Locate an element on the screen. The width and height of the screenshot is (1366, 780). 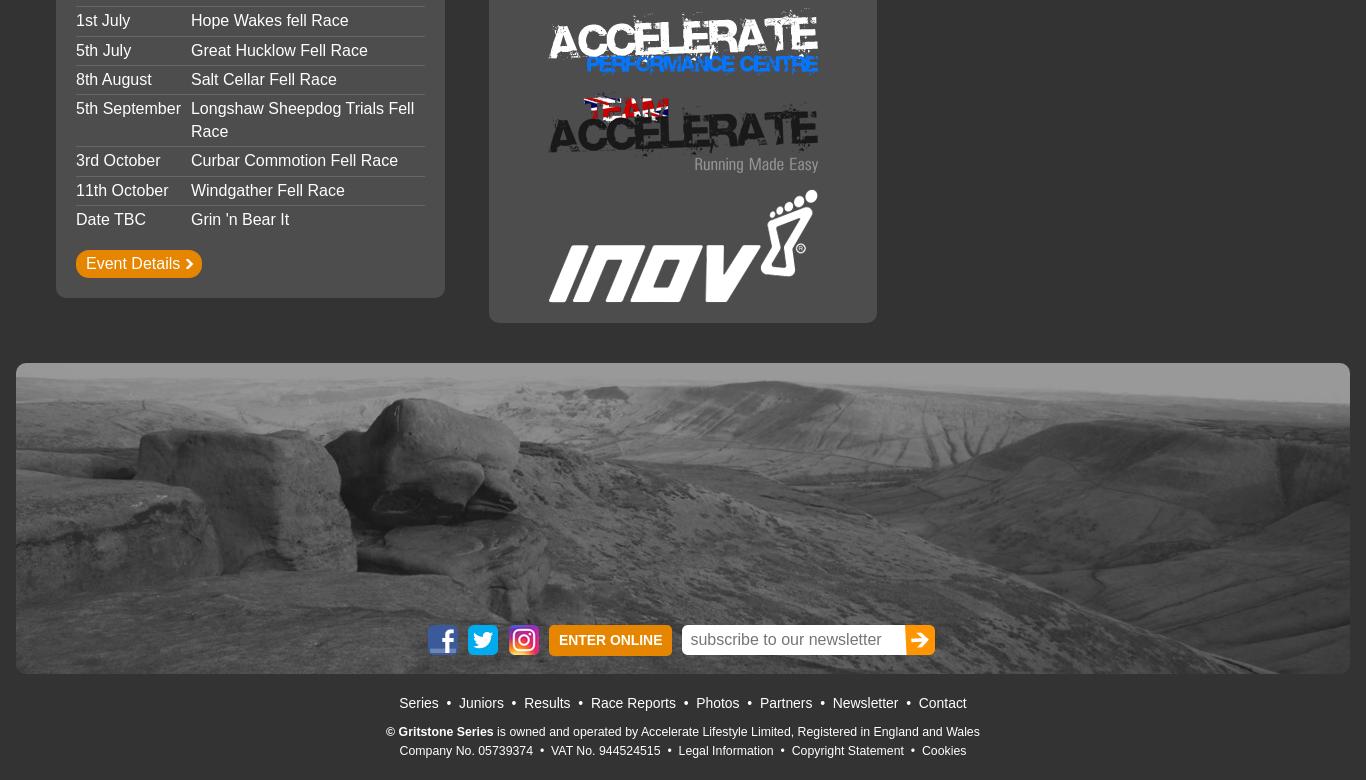
'Results' is located at coordinates (546, 701).